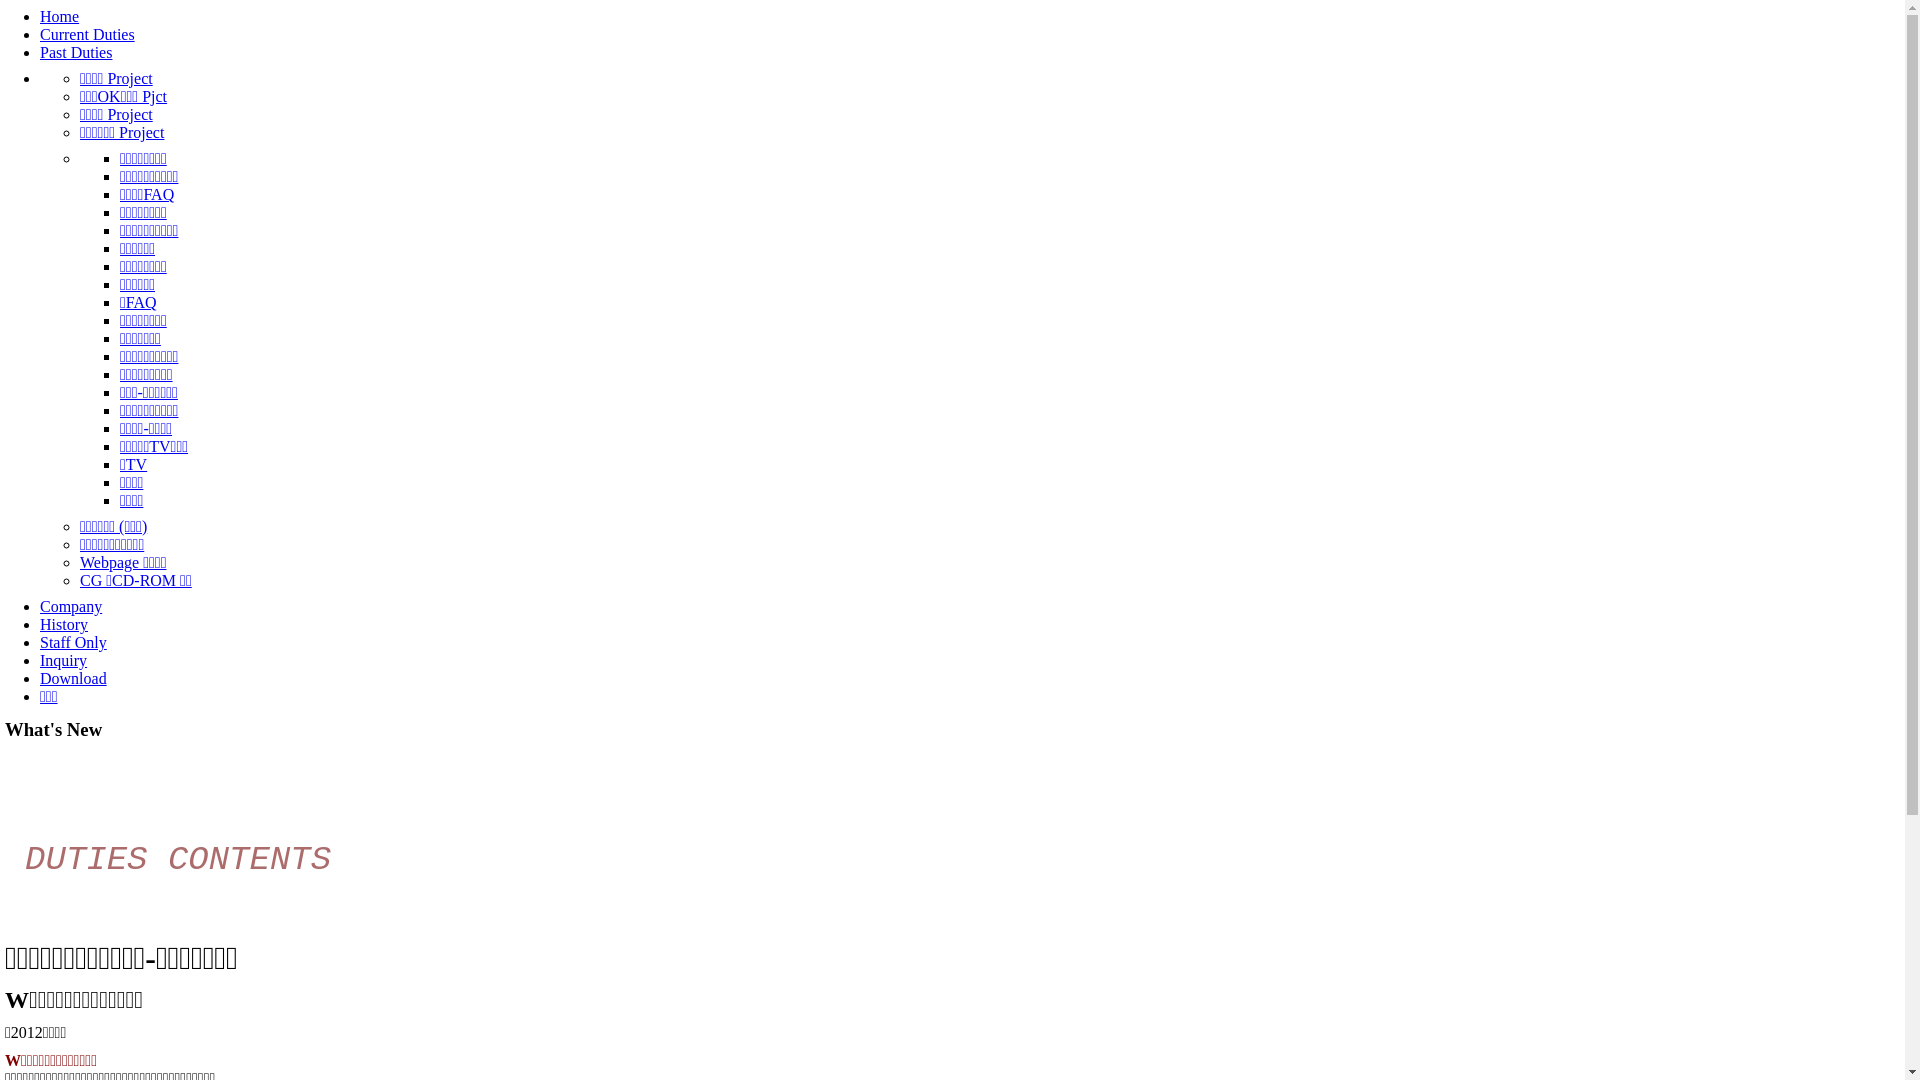 This screenshot has width=1920, height=1080. Describe the element at coordinates (59, 16) in the screenshot. I see `'Home'` at that location.